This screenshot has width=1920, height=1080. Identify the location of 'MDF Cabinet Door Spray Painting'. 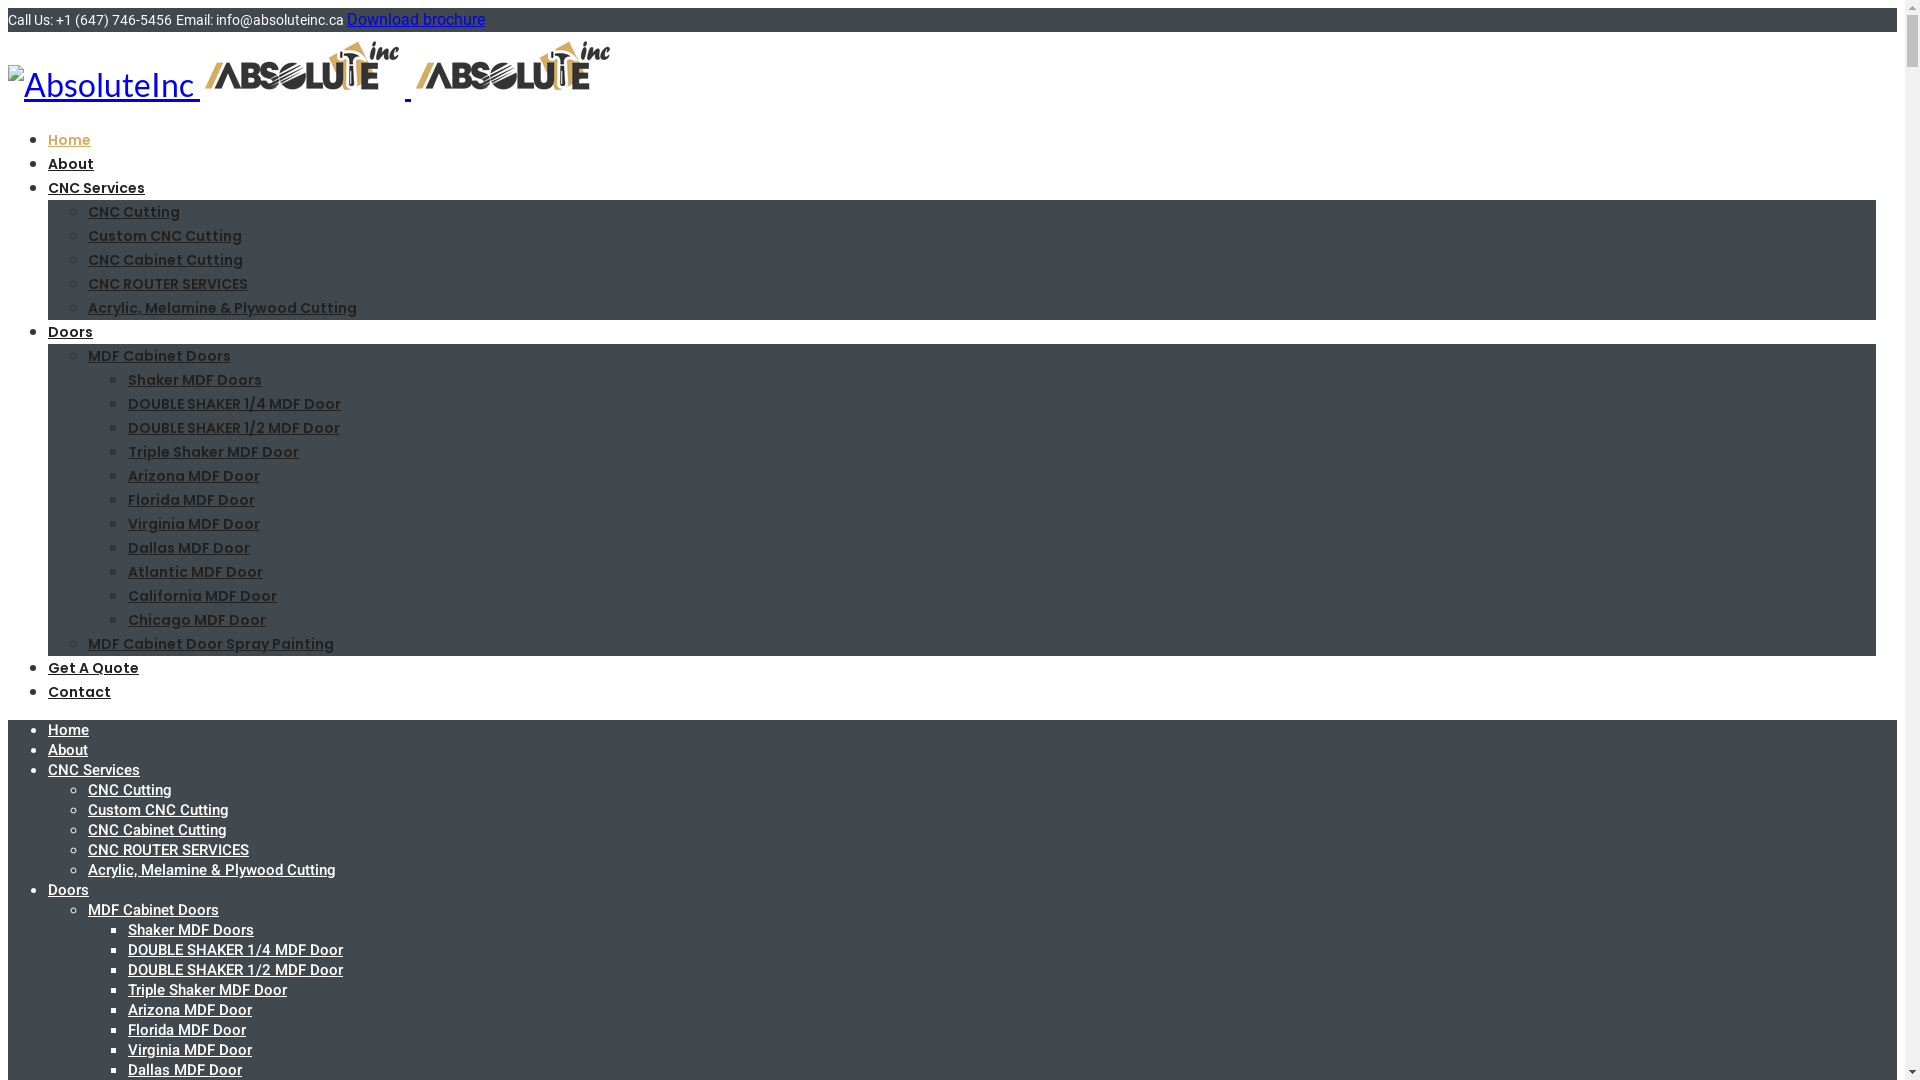
(211, 644).